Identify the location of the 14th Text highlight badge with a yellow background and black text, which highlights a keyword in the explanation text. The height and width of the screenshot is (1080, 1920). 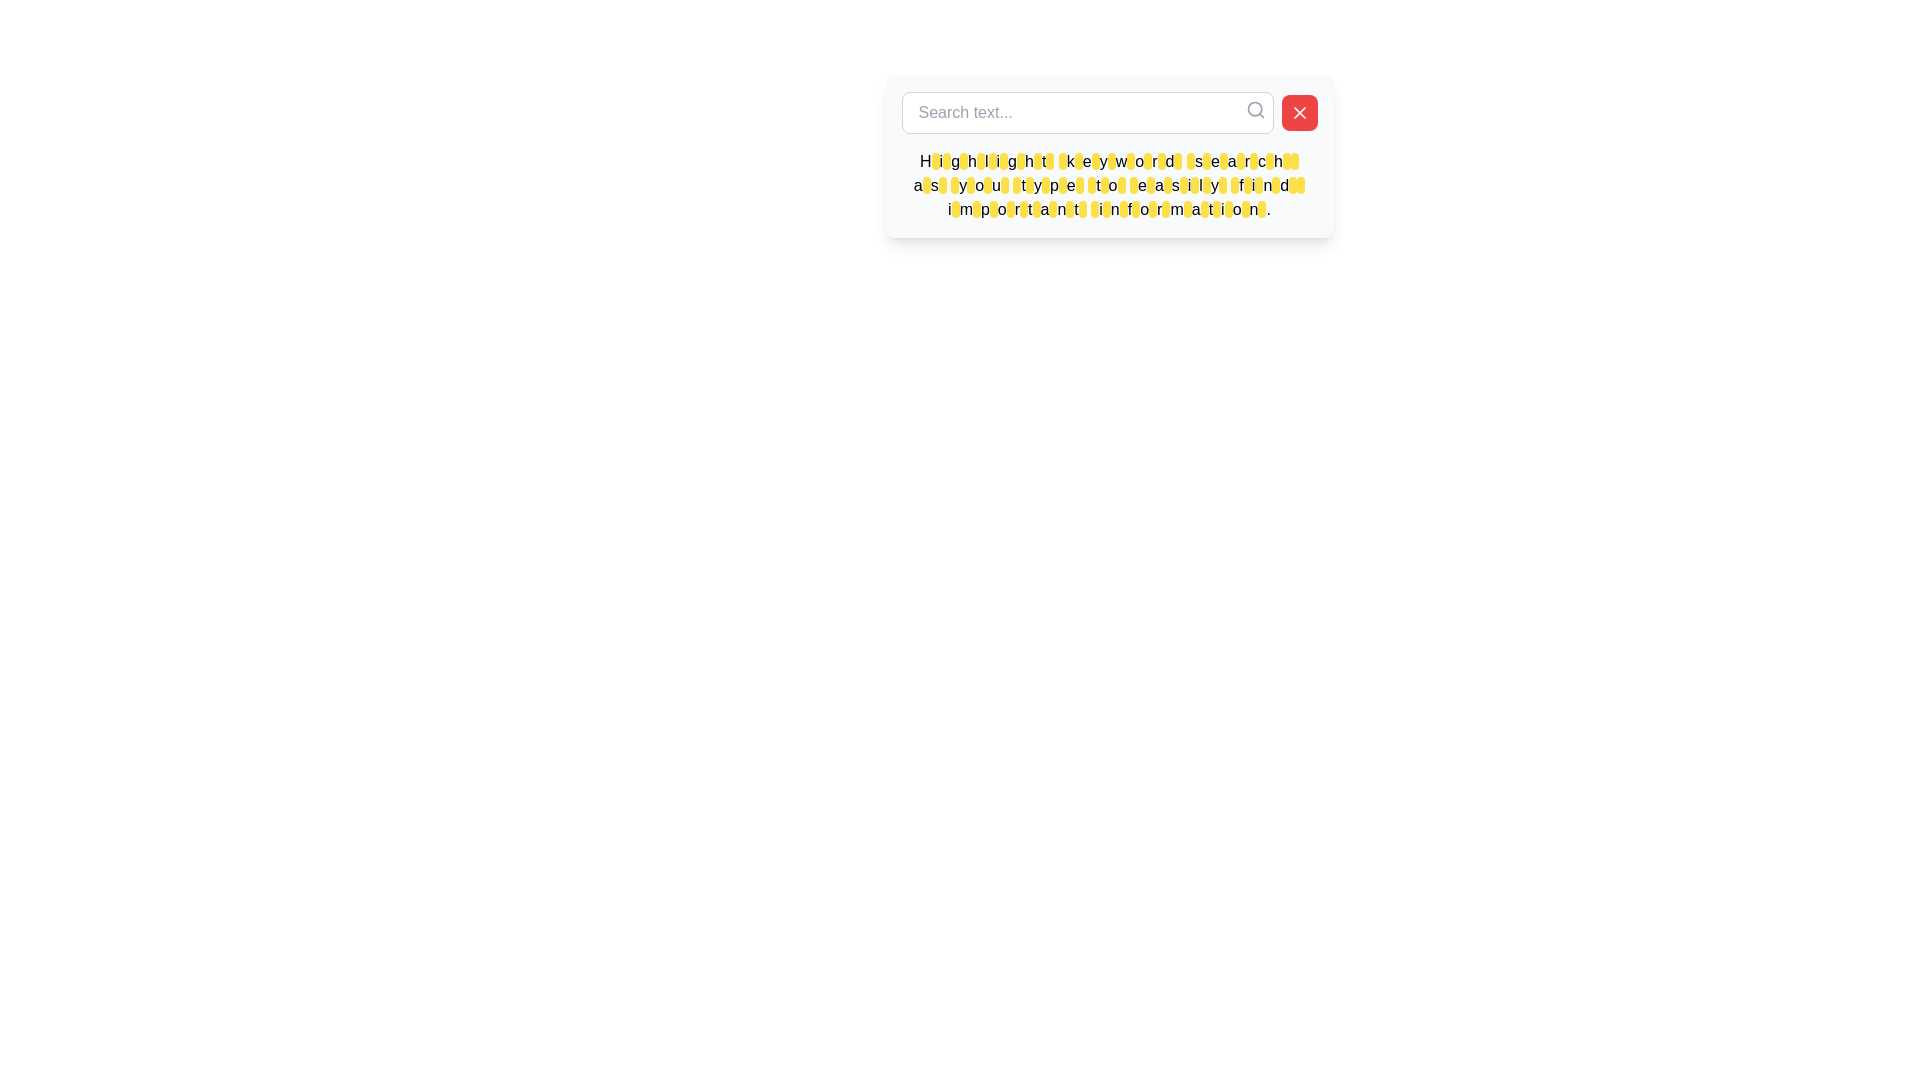
(1131, 160).